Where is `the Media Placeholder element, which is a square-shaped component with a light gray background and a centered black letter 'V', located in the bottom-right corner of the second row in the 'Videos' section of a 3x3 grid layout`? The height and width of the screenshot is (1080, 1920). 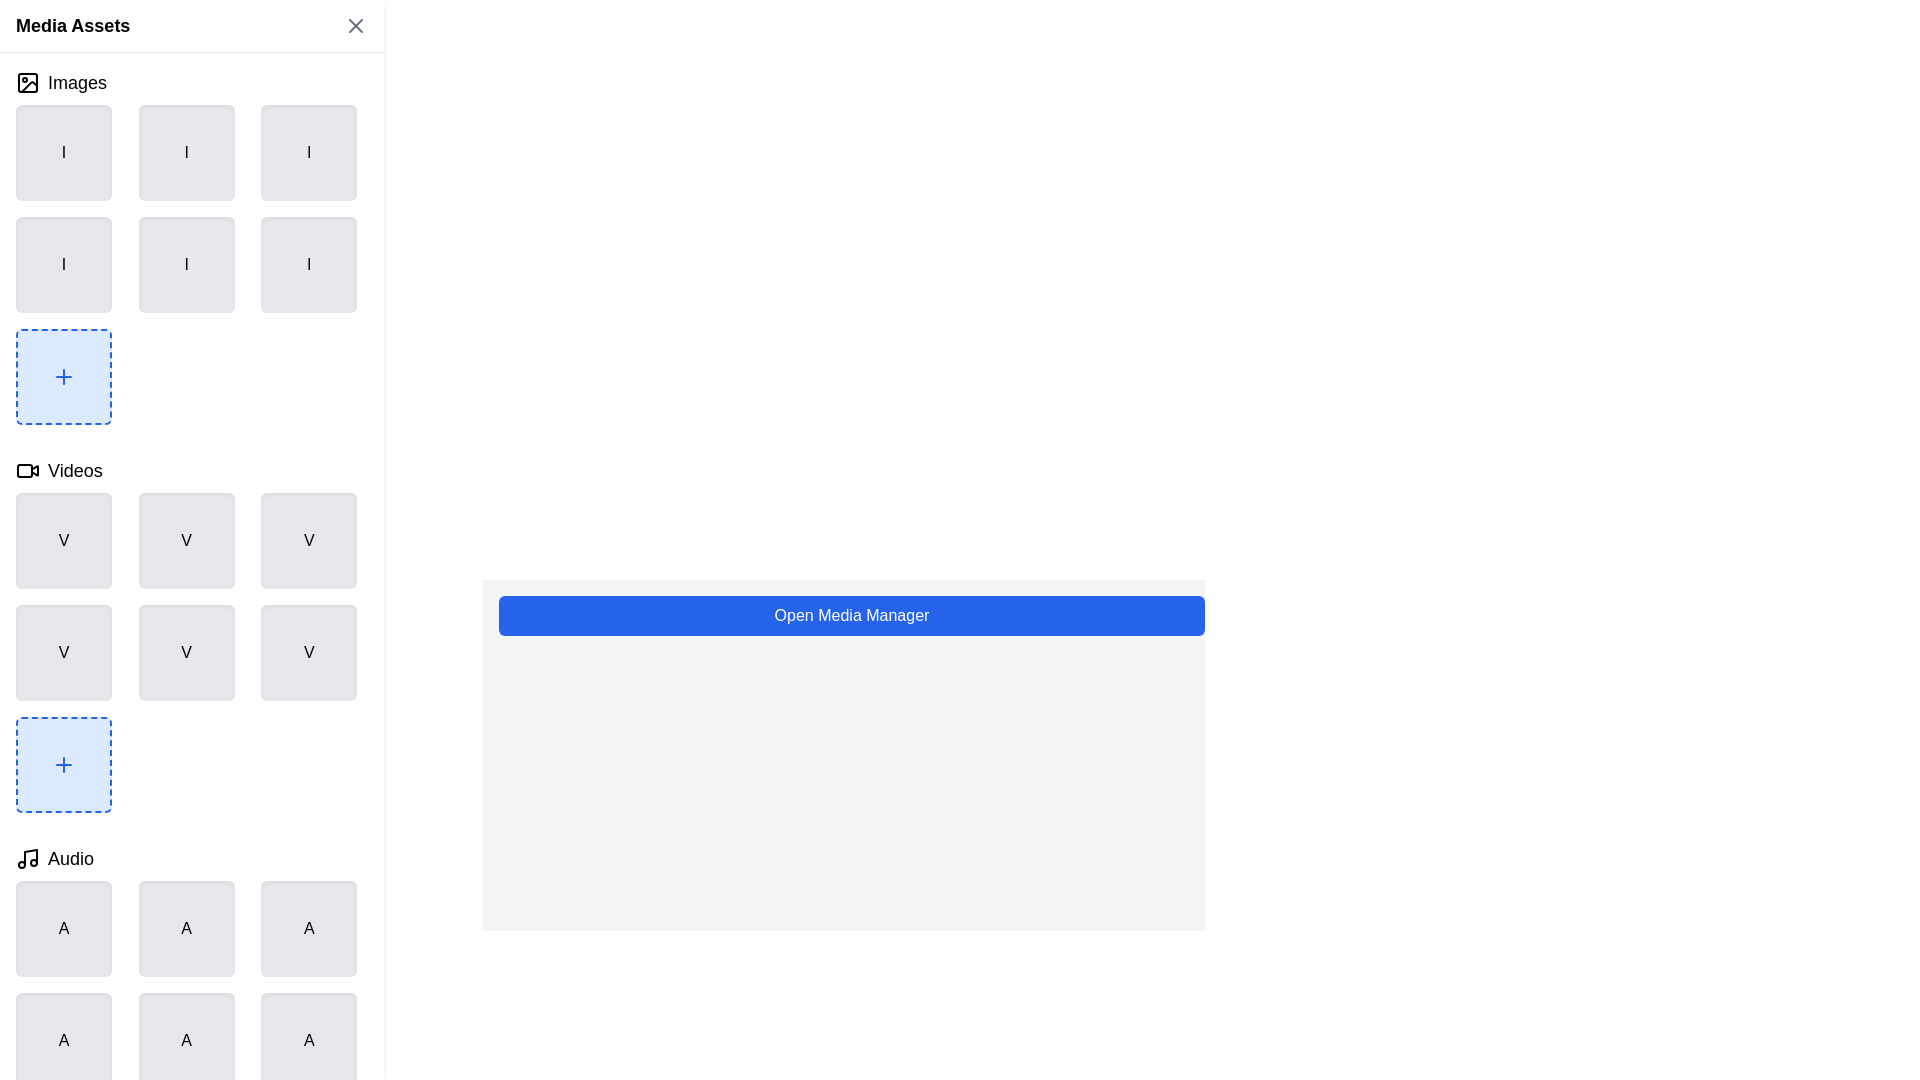
the Media Placeholder element, which is a square-shaped component with a light gray background and a centered black letter 'V', located in the bottom-right corner of the second row in the 'Videos' section of a 3x3 grid layout is located at coordinates (308, 652).